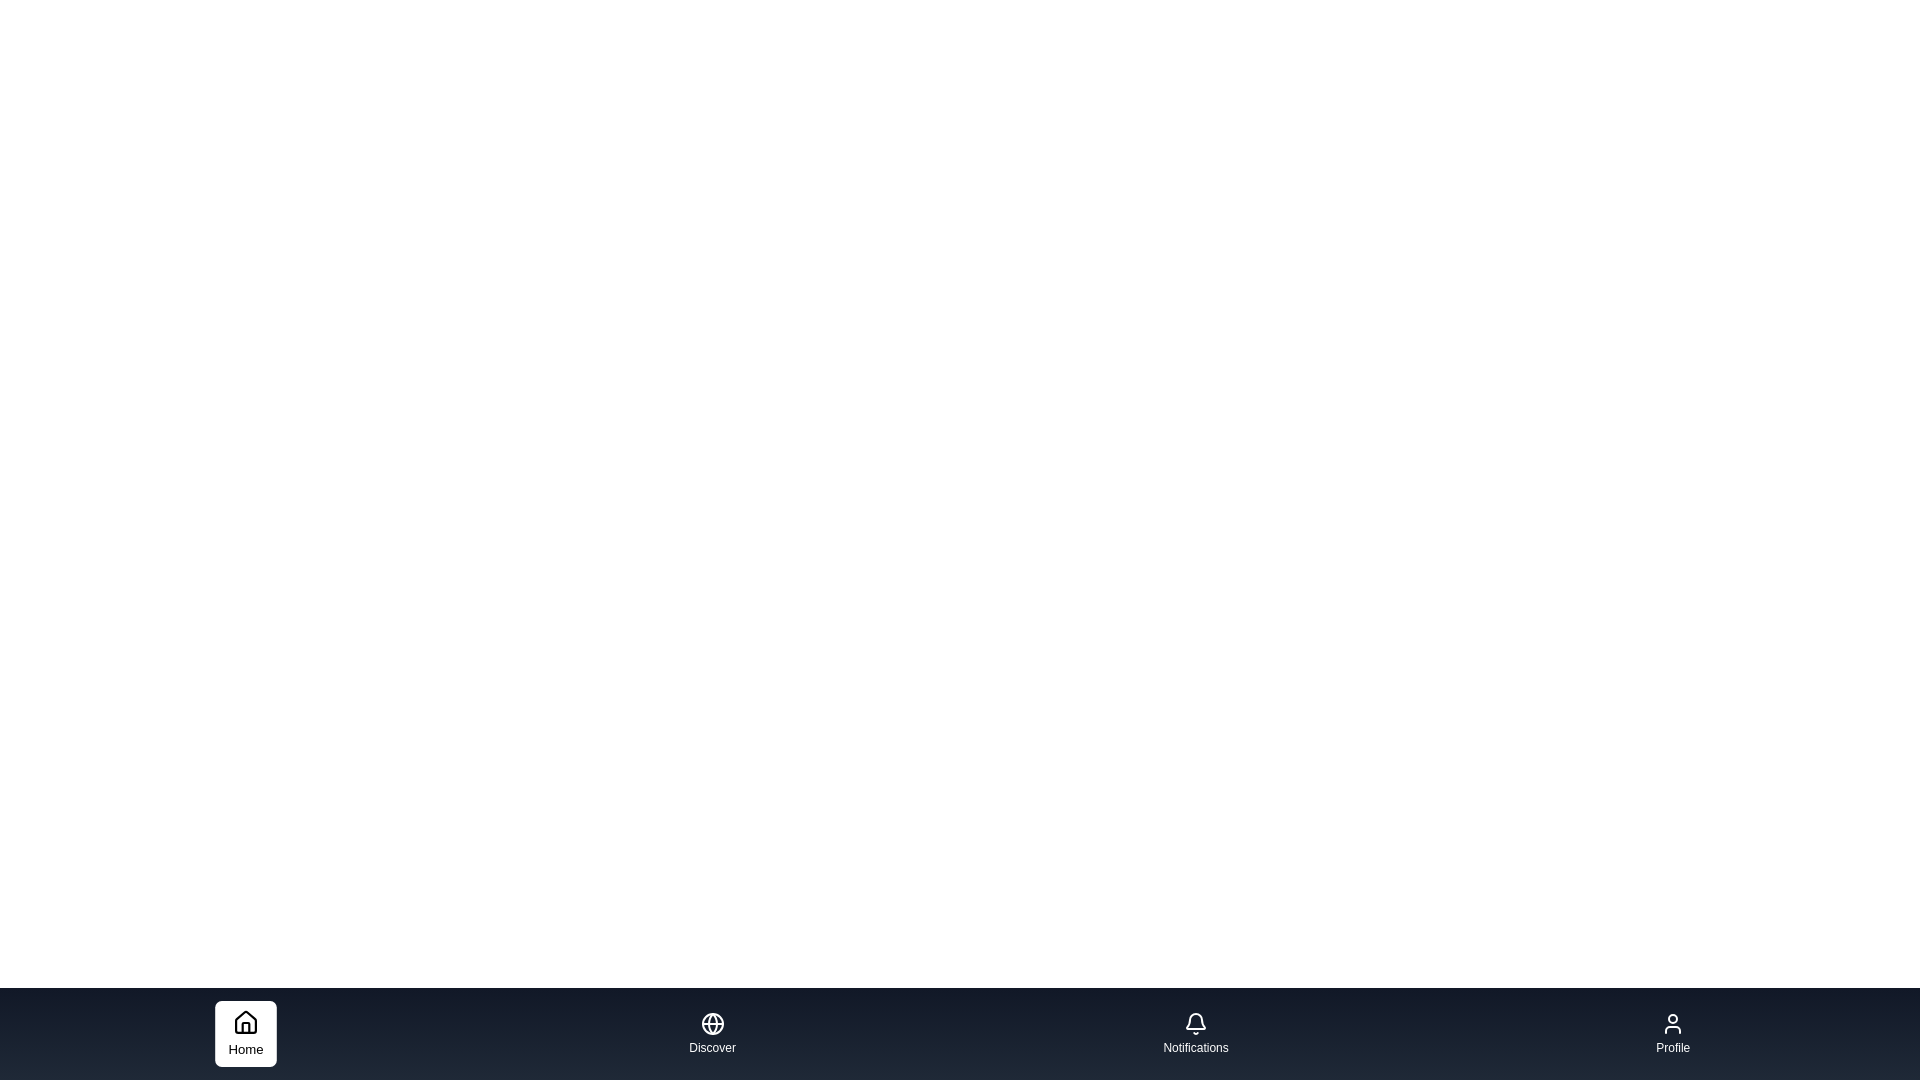 This screenshot has width=1920, height=1080. What do you see at coordinates (244, 1033) in the screenshot?
I see `the Home navigation tab to activate it` at bounding box center [244, 1033].